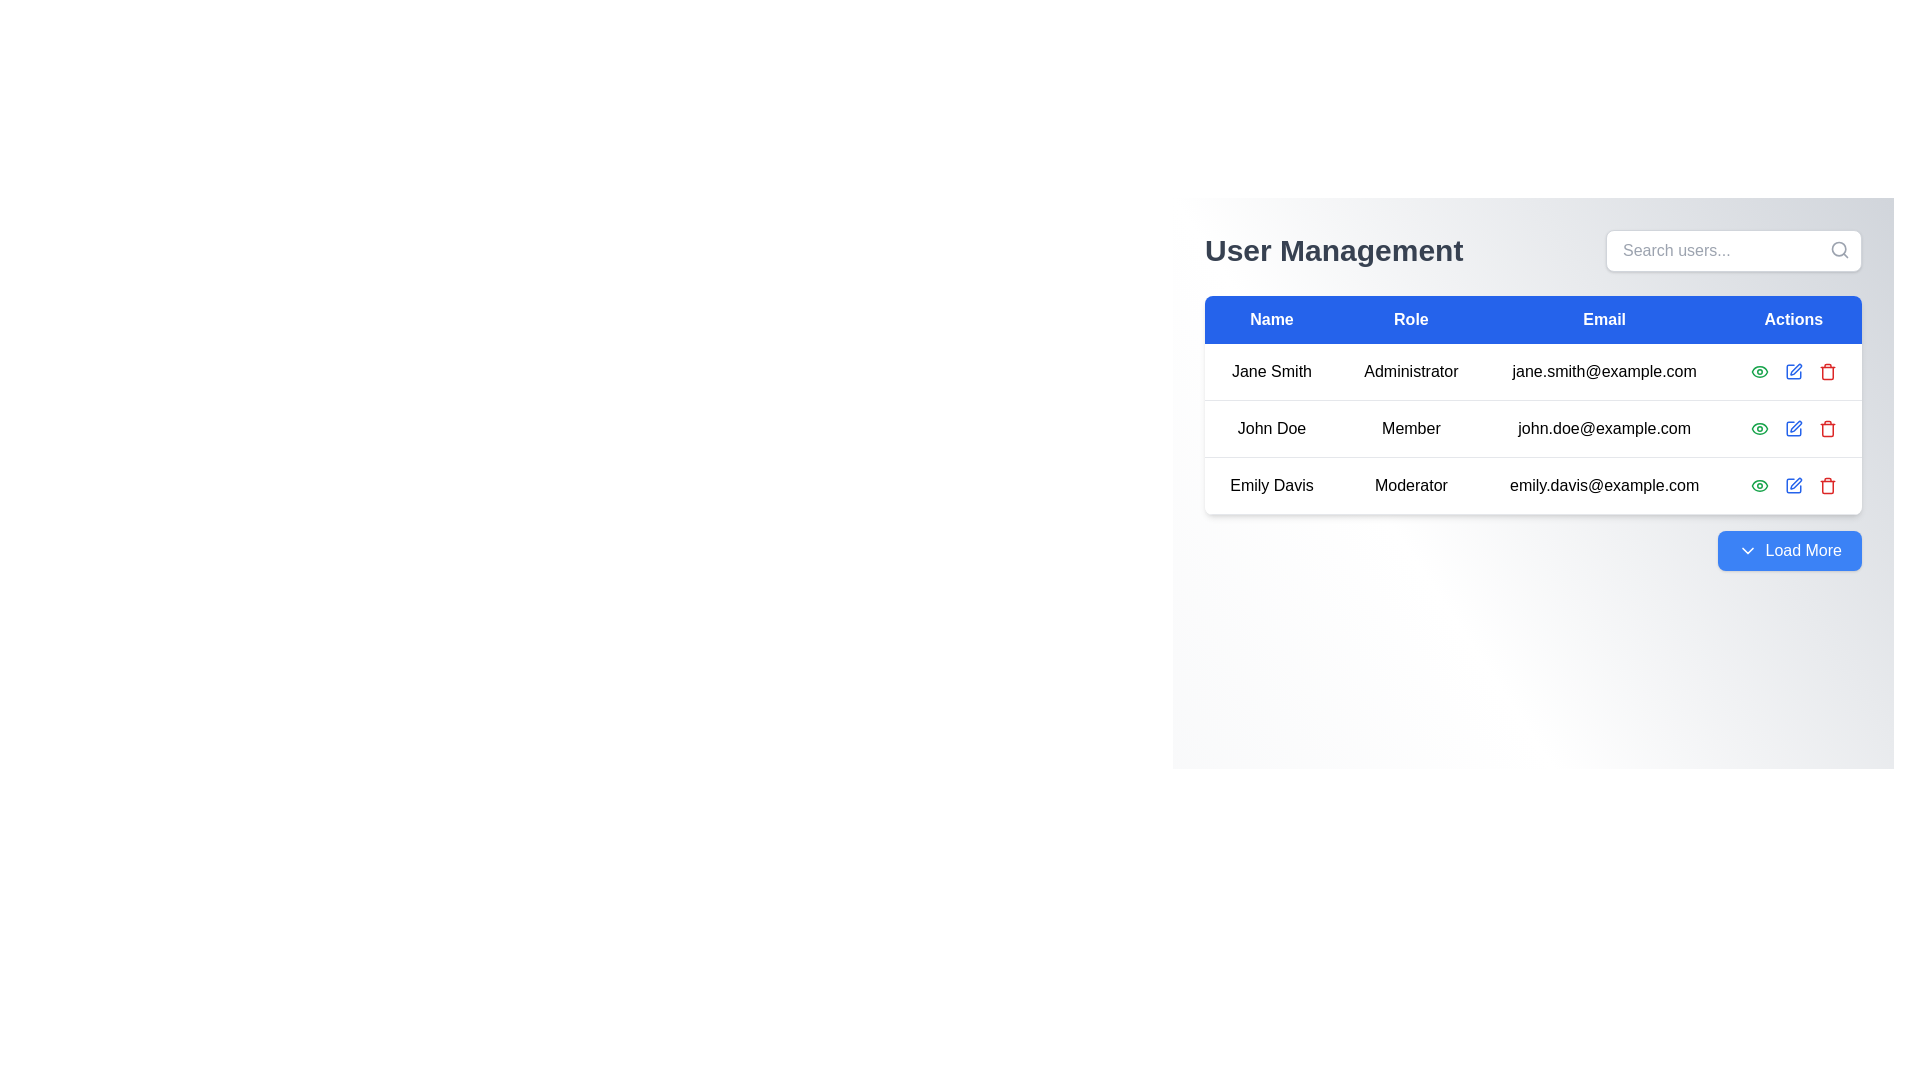 The width and height of the screenshot is (1920, 1080). Describe the element at coordinates (1793, 319) in the screenshot. I see `the 'Actions' header in the table, which is the fourth header and located in the top-right corner of the header row` at that location.